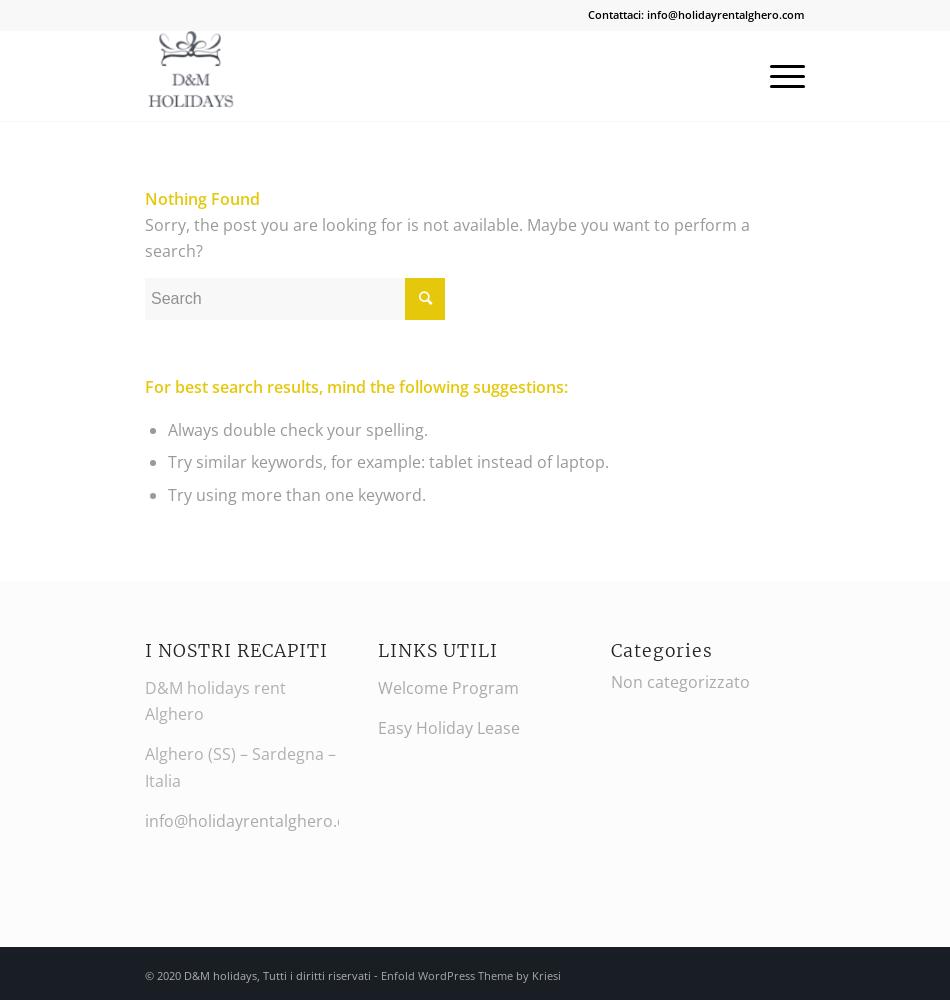 Image resolution: width=950 pixels, height=1000 pixels. Describe the element at coordinates (617, 14) in the screenshot. I see `'Contattaci:'` at that location.